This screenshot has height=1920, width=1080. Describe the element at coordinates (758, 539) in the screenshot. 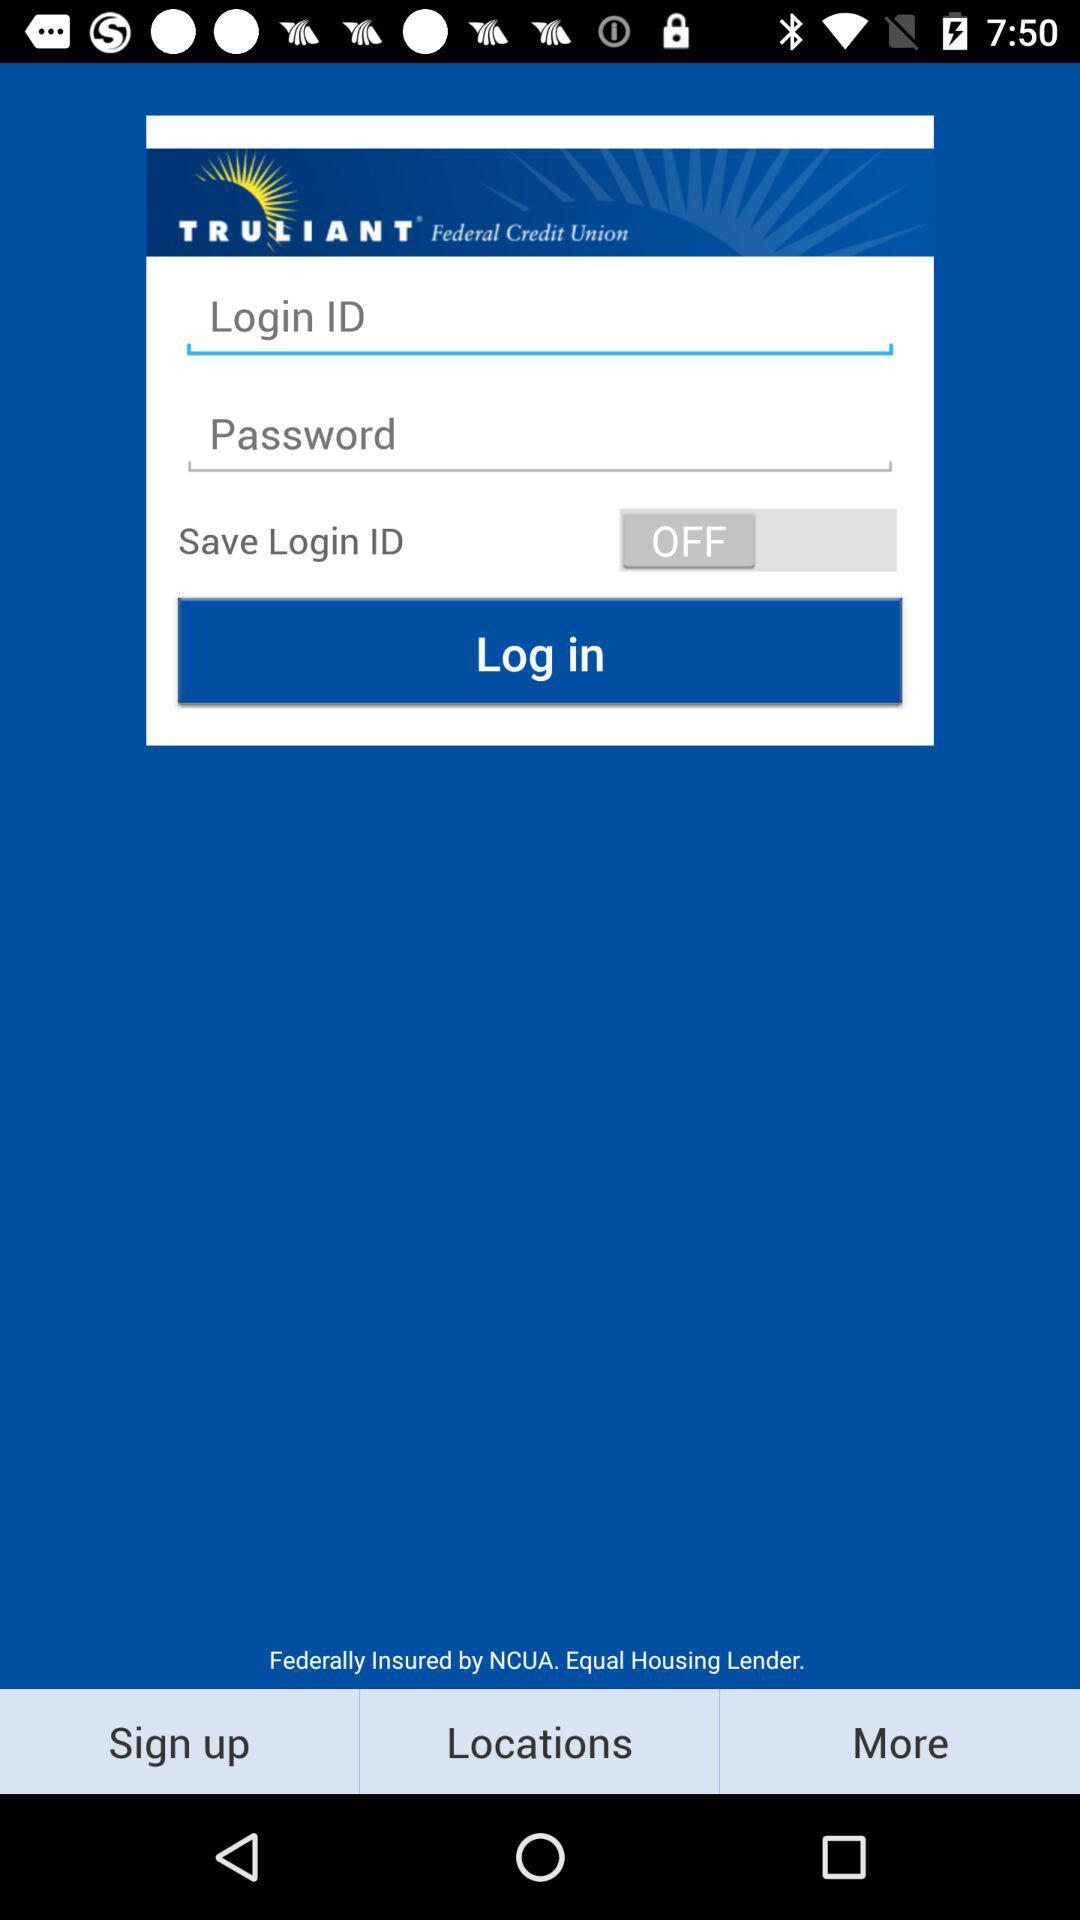

I see `the icon next to save login id icon` at that location.